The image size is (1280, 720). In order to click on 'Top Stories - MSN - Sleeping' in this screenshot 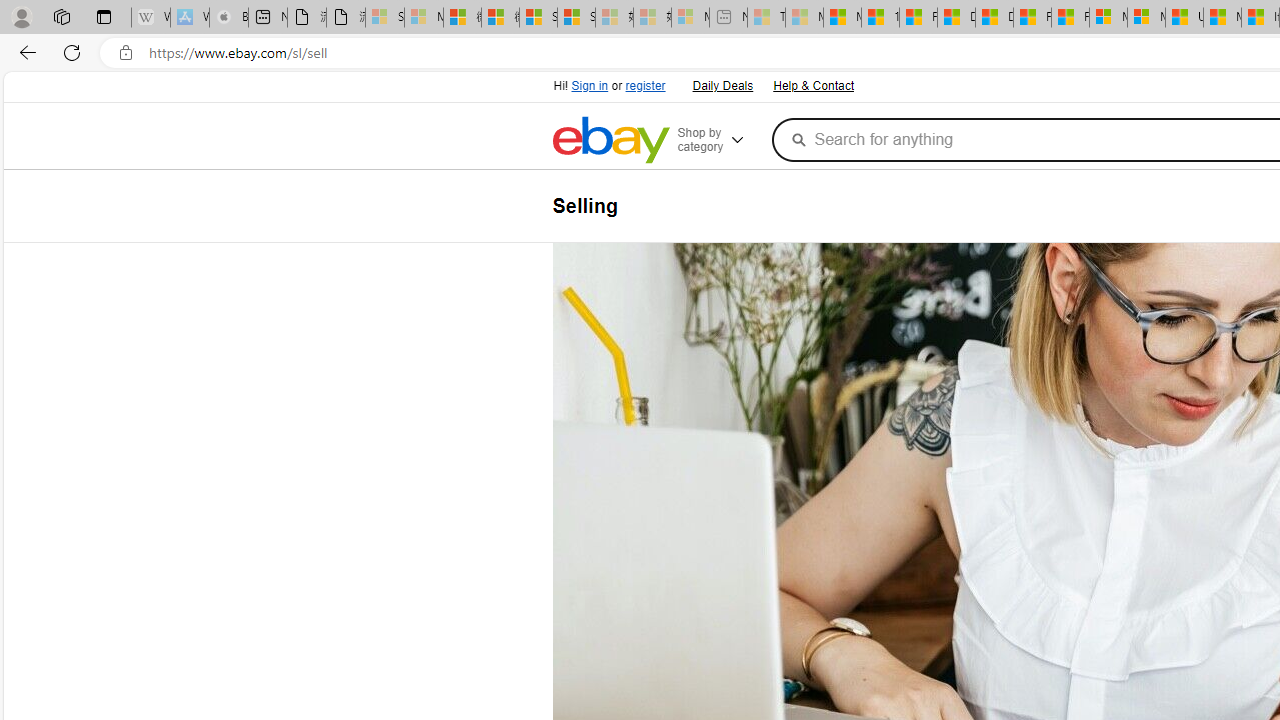, I will do `click(765, 17)`.